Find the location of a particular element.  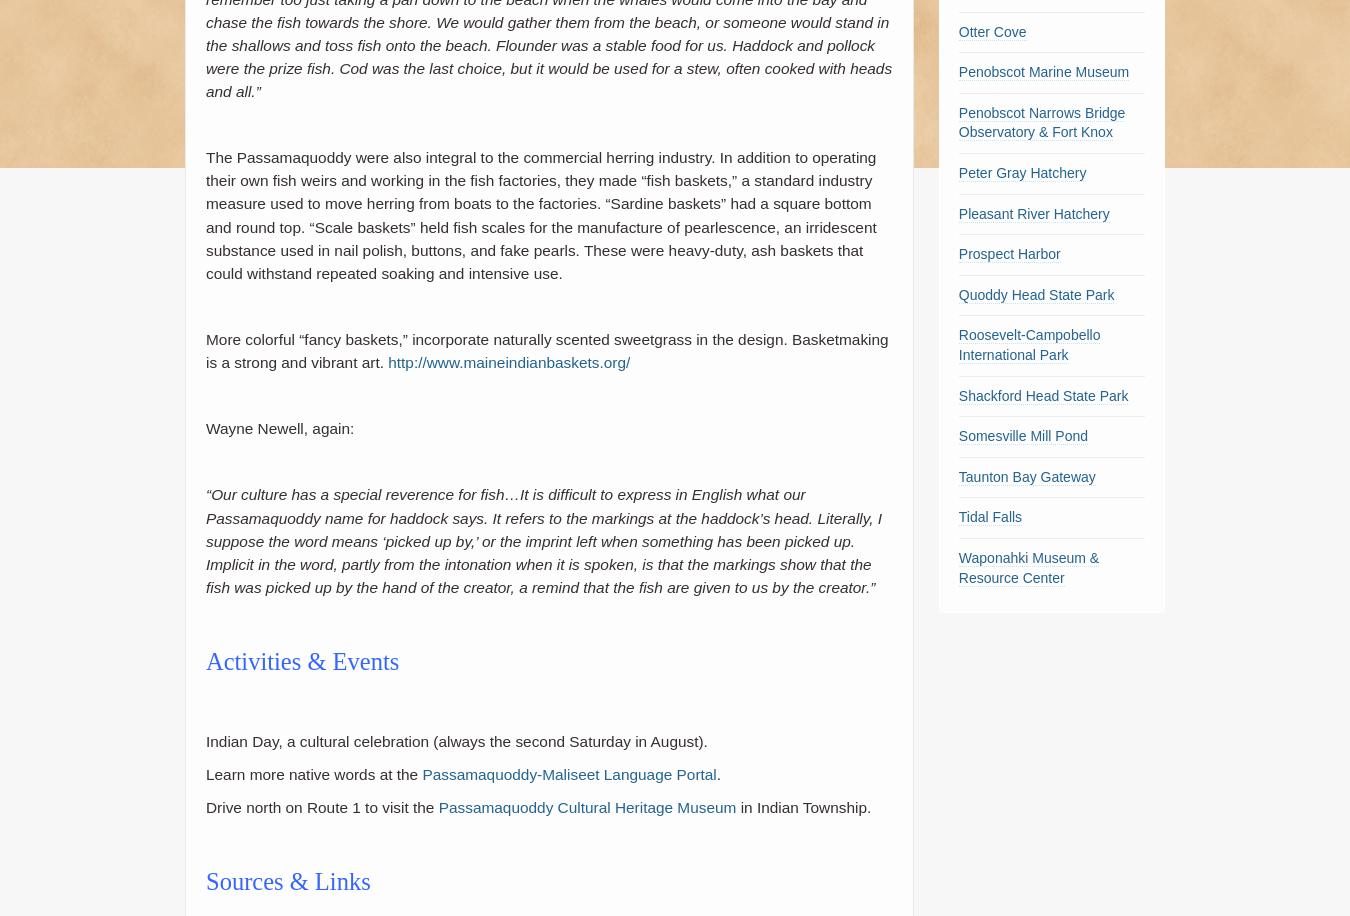

'Passamaquoddy-Maliseet Language Portal' is located at coordinates (422, 773).